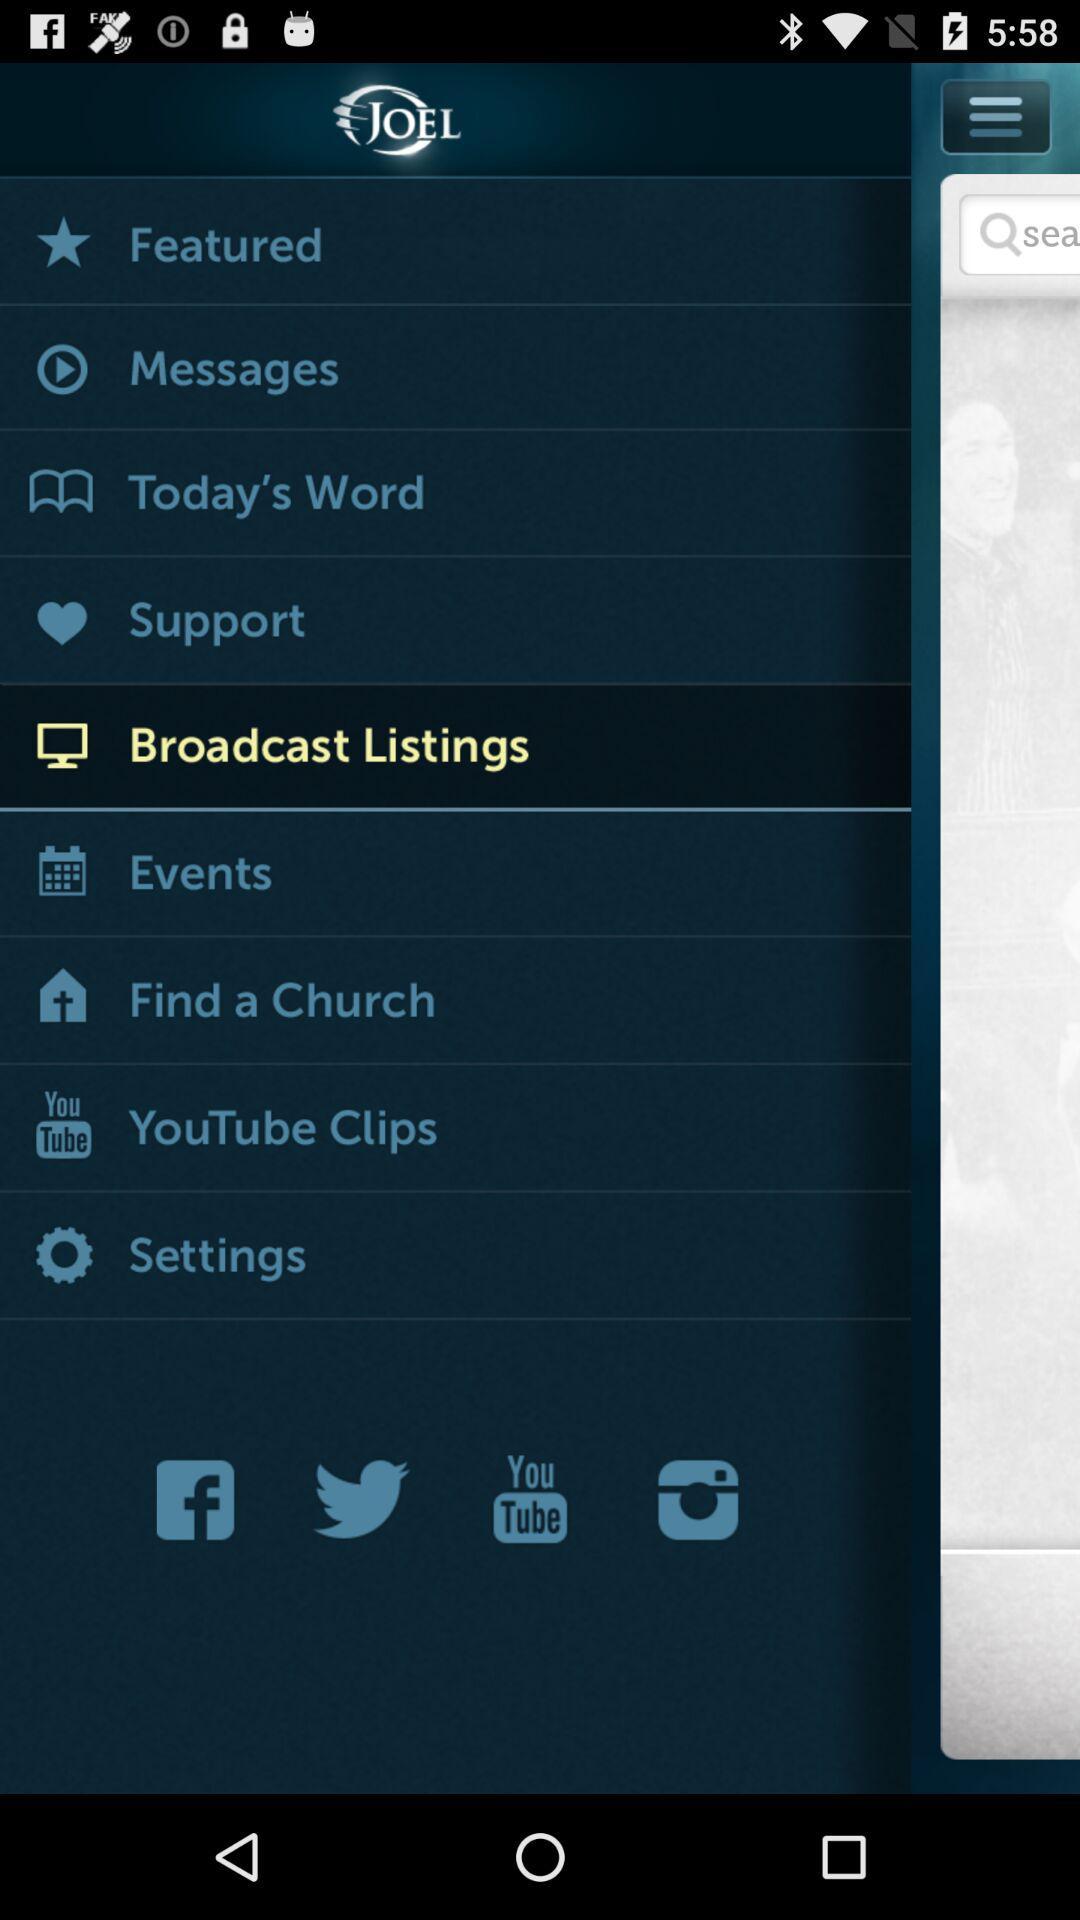 The height and width of the screenshot is (1920, 1080). I want to click on menu button, so click(995, 161).